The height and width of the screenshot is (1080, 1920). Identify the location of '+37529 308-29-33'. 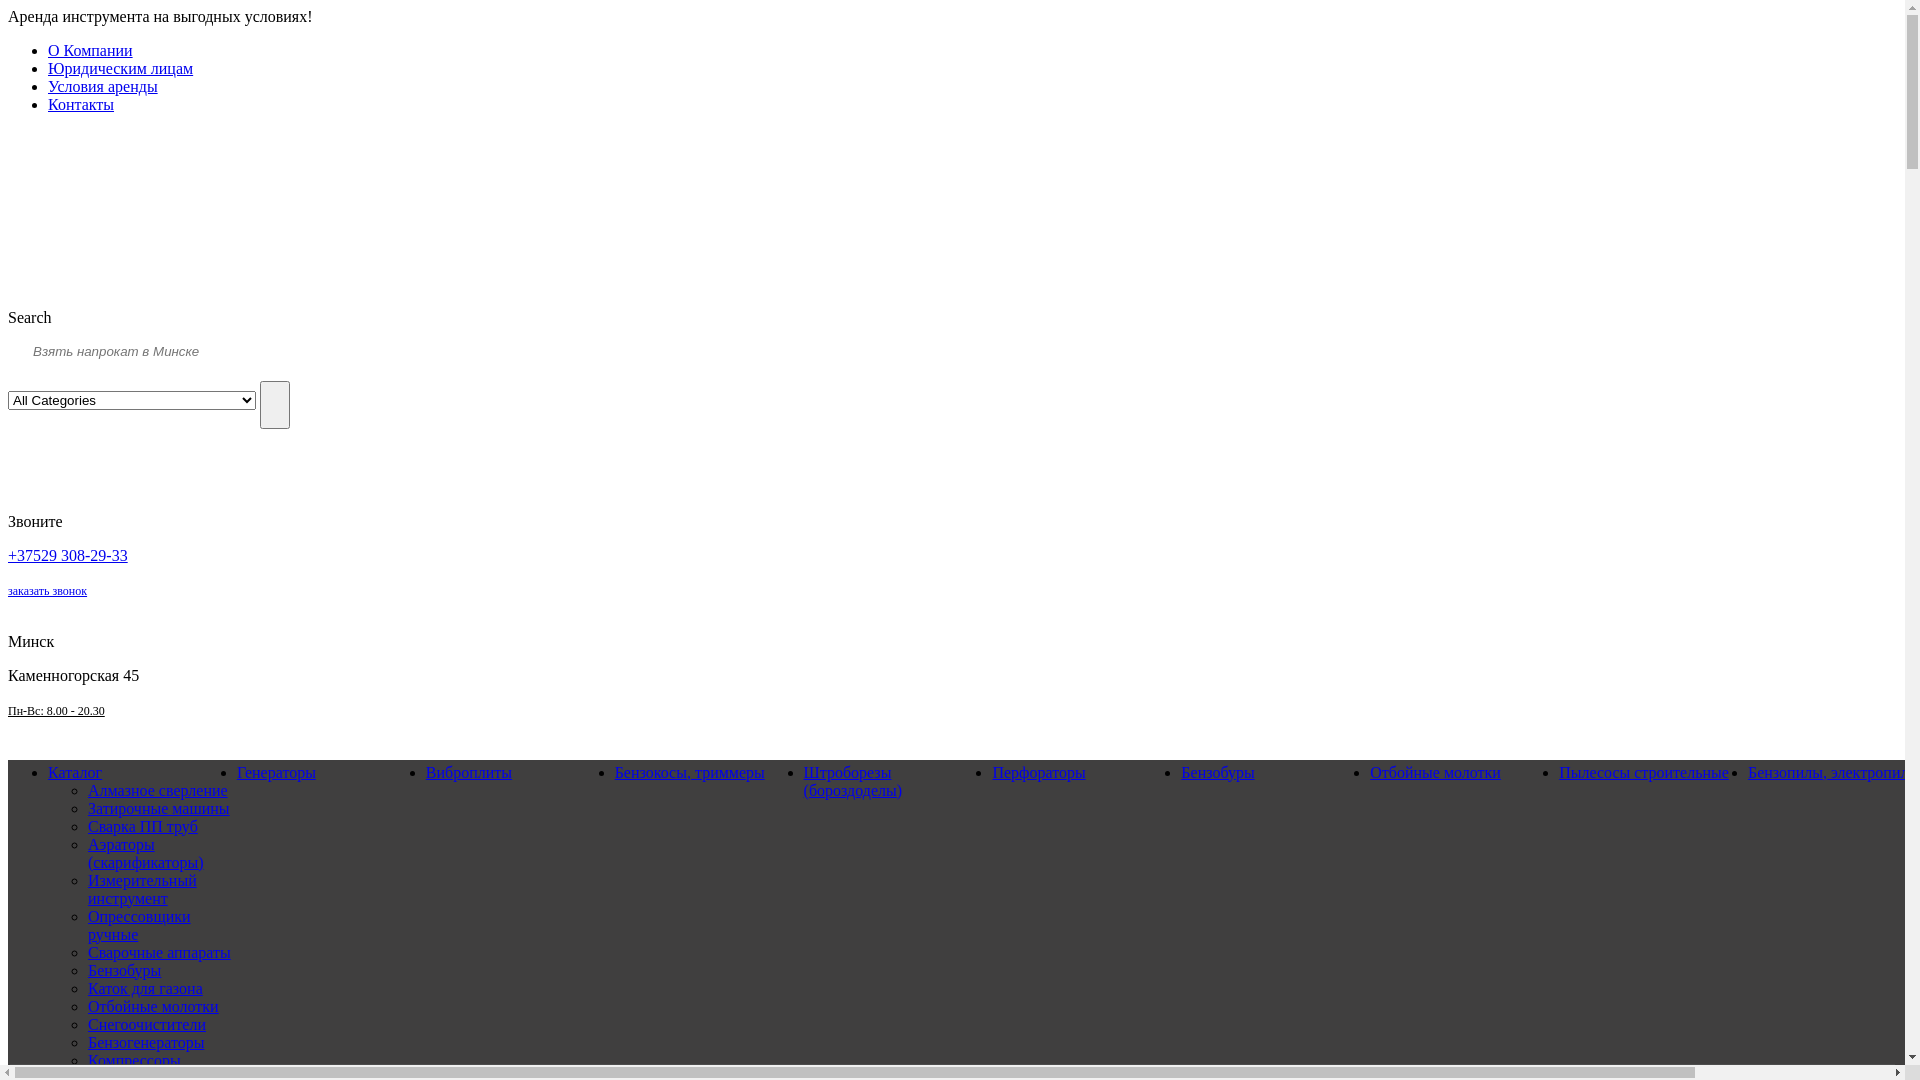
(67, 554).